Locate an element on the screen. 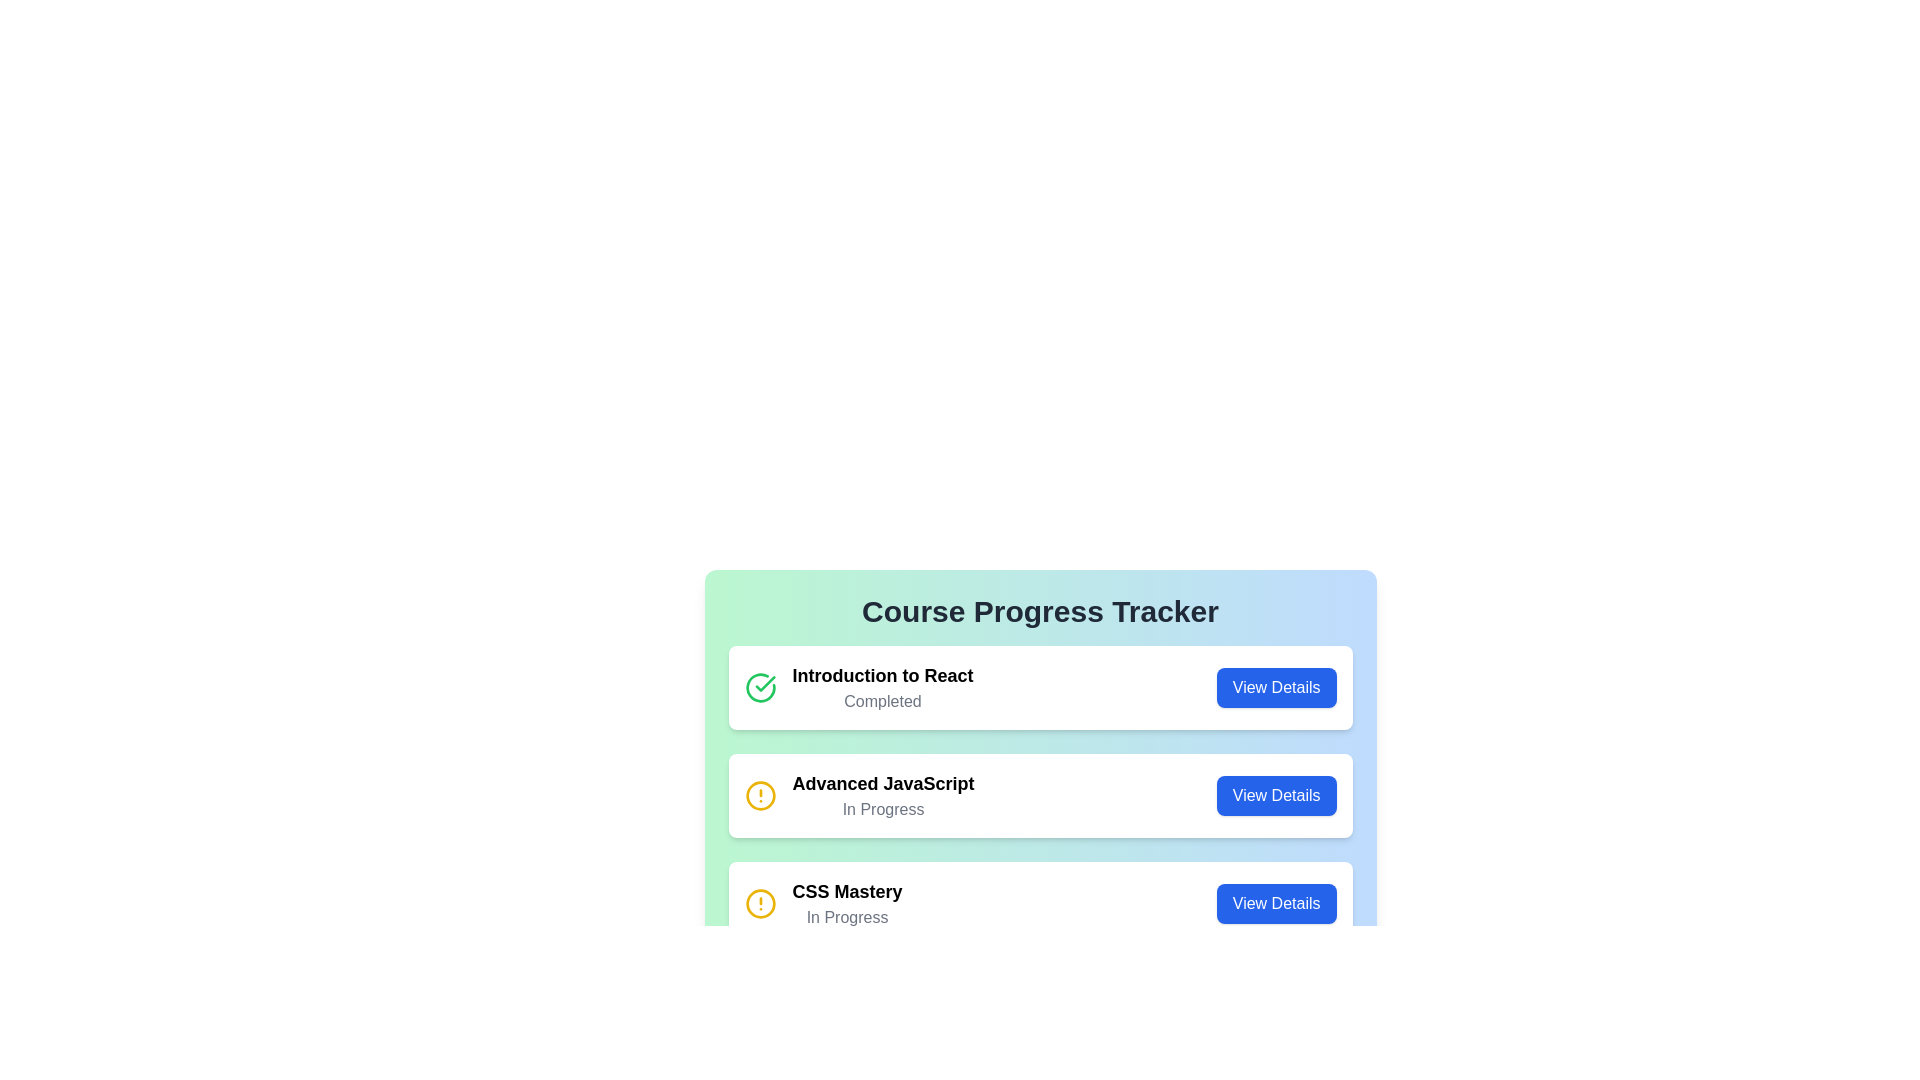 The image size is (1920, 1080). text content of the static display element showing the course title 'Advanced JavaScript' and its status 'In Progress' in the Course Progress Tracker, which is the second item in the list is located at coordinates (882, 794).